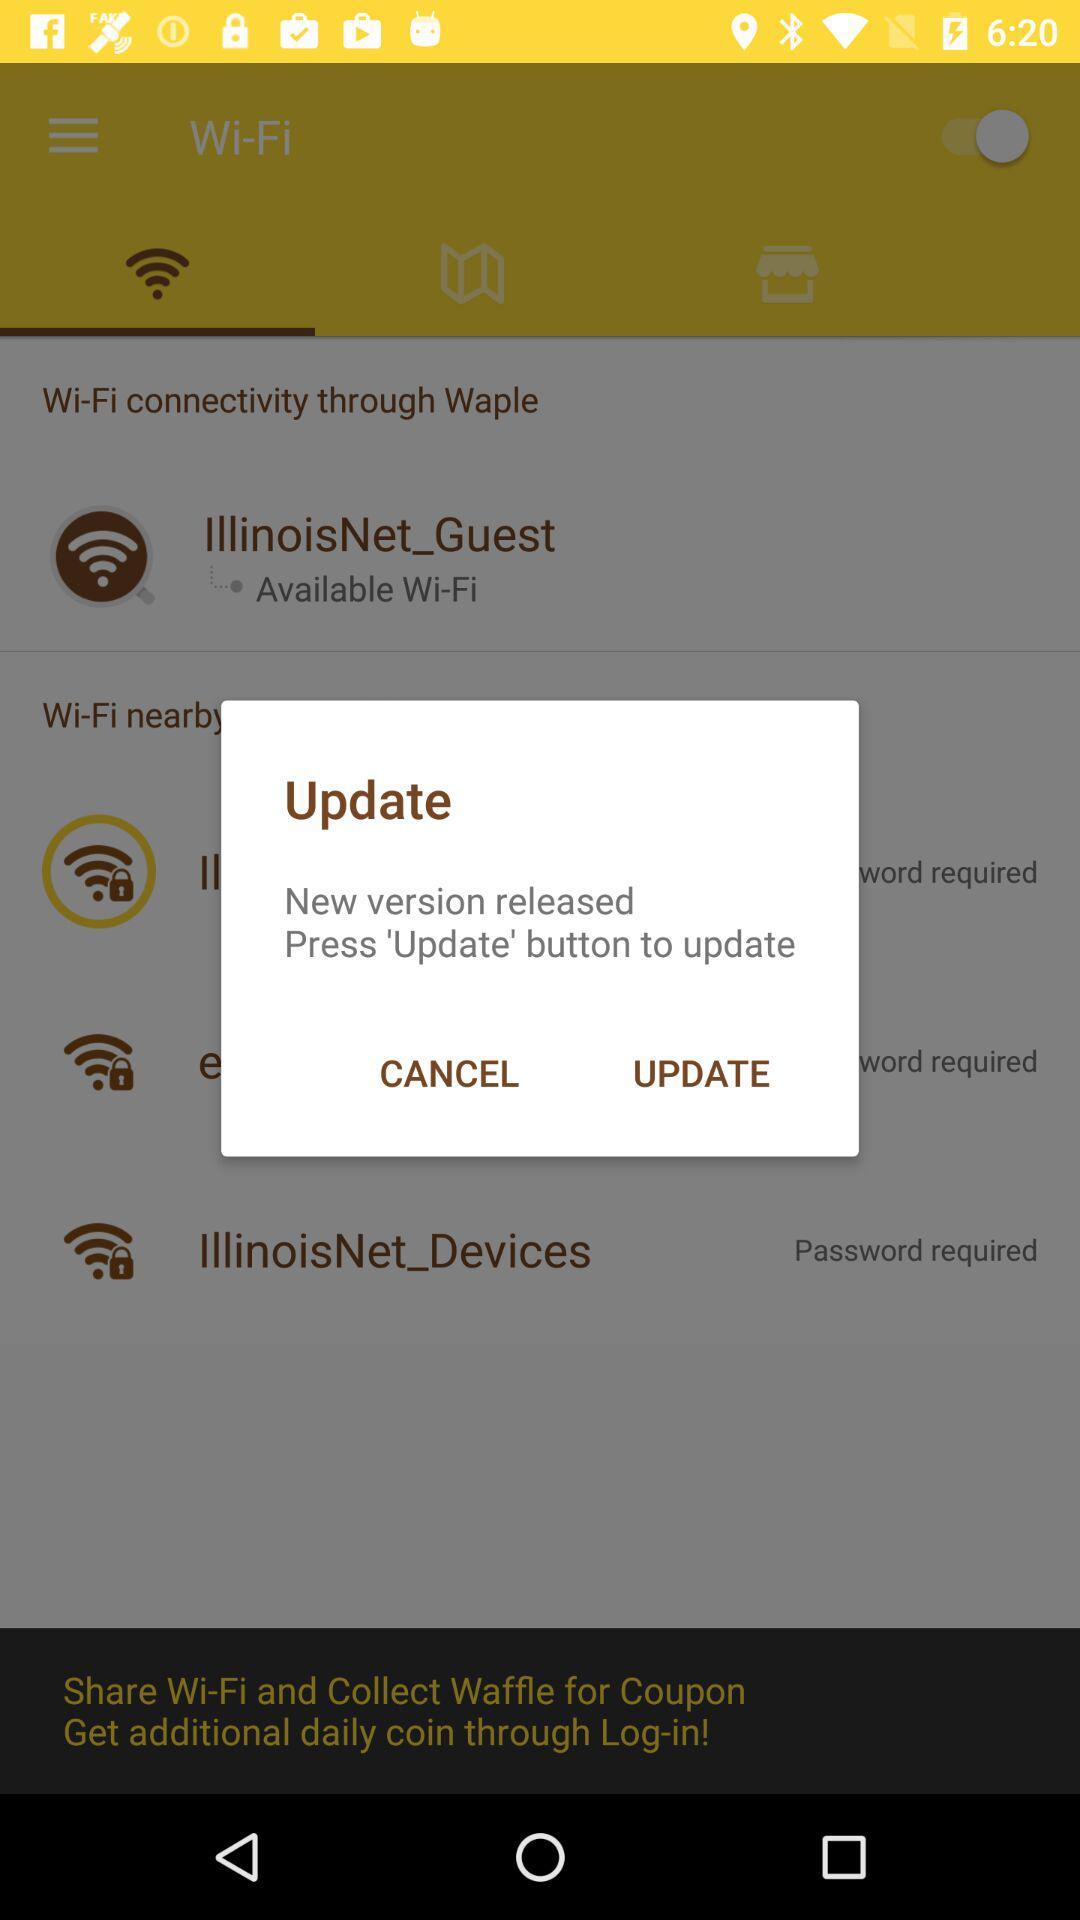  Describe the element at coordinates (448, 1071) in the screenshot. I see `item to the left of the update item` at that location.